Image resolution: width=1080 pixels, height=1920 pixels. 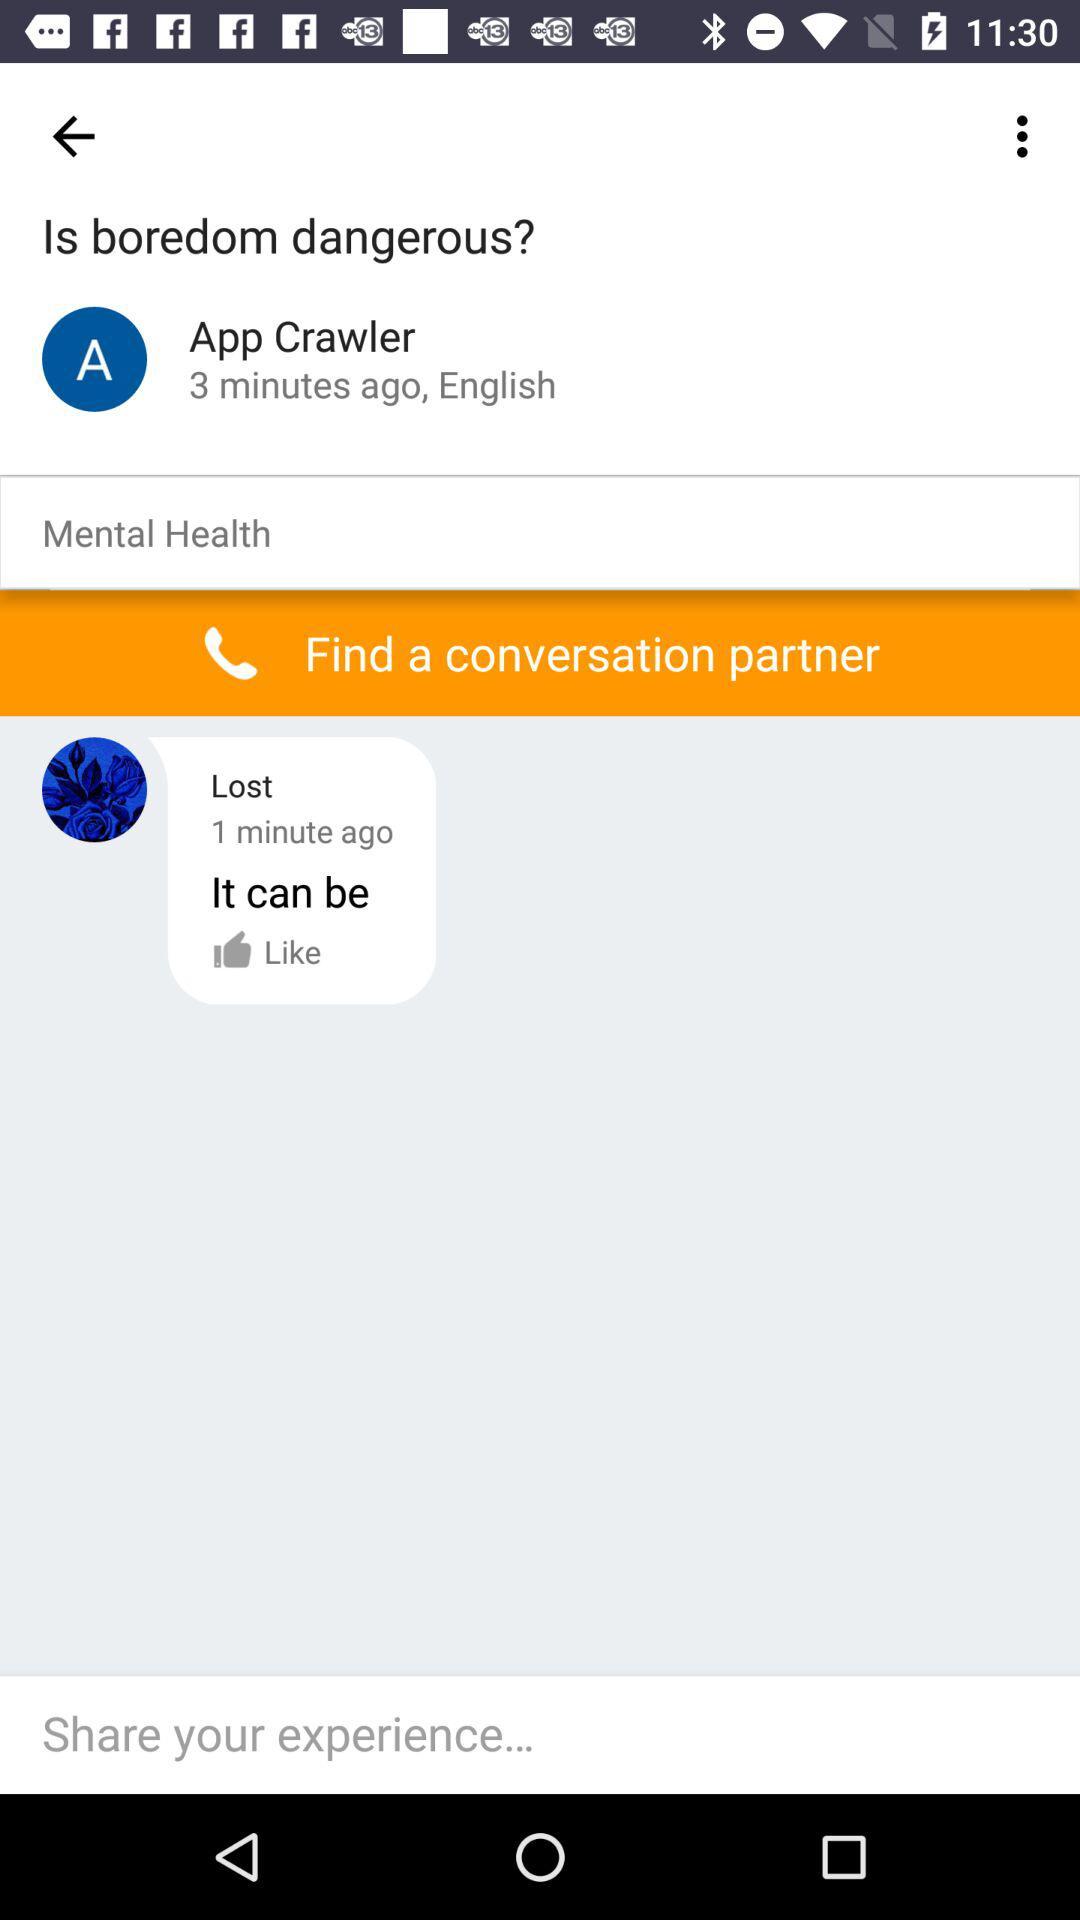 What do you see at coordinates (265, 950) in the screenshot?
I see `the like option` at bounding box center [265, 950].